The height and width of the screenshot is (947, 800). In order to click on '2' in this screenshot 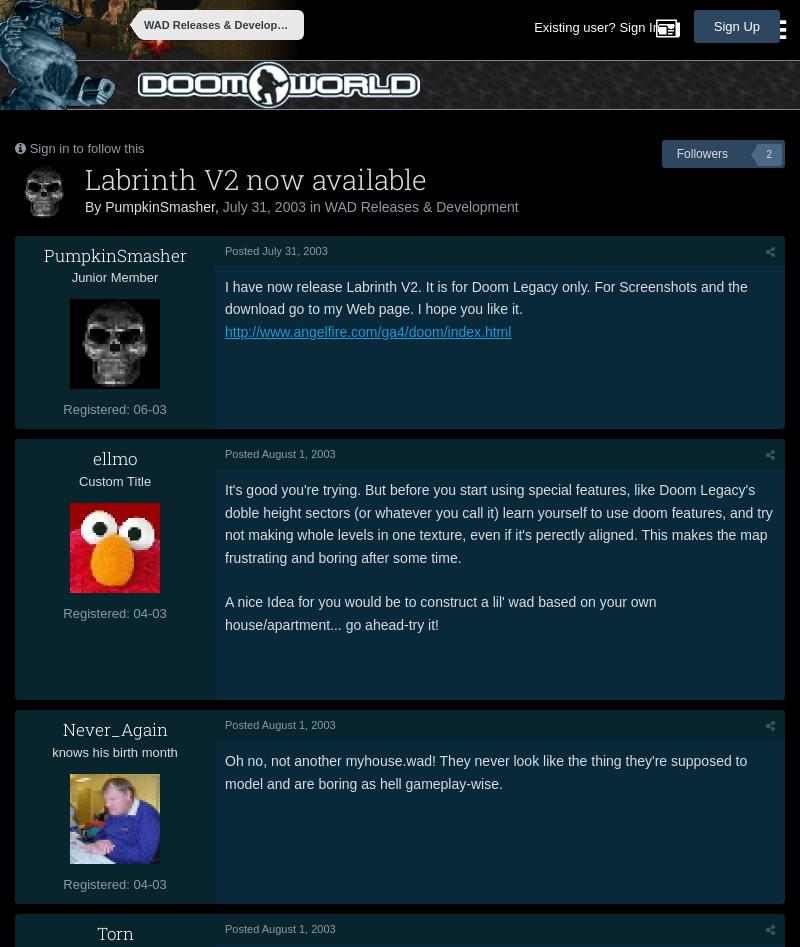, I will do `click(767, 153)`.